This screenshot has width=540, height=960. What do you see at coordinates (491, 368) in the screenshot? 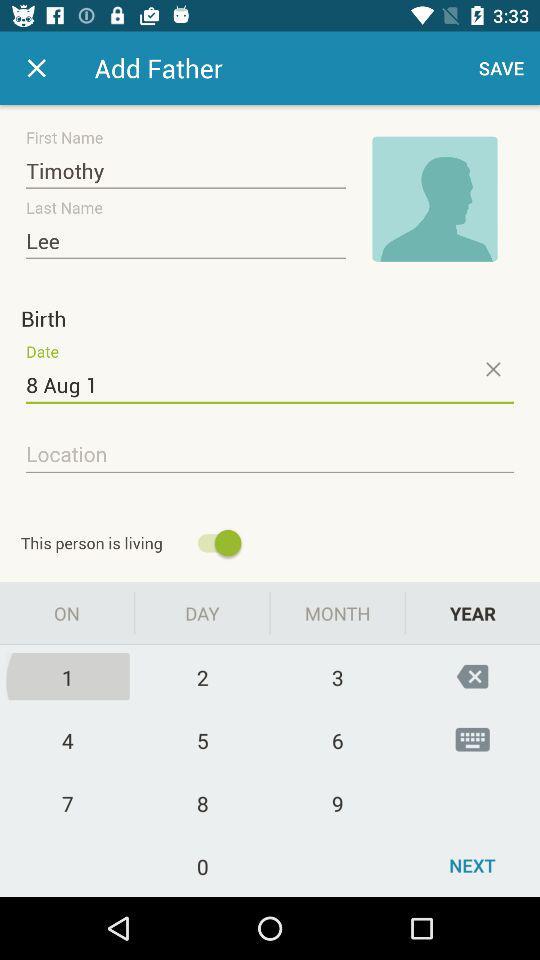
I see `the close icon` at bounding box center [491, 368].